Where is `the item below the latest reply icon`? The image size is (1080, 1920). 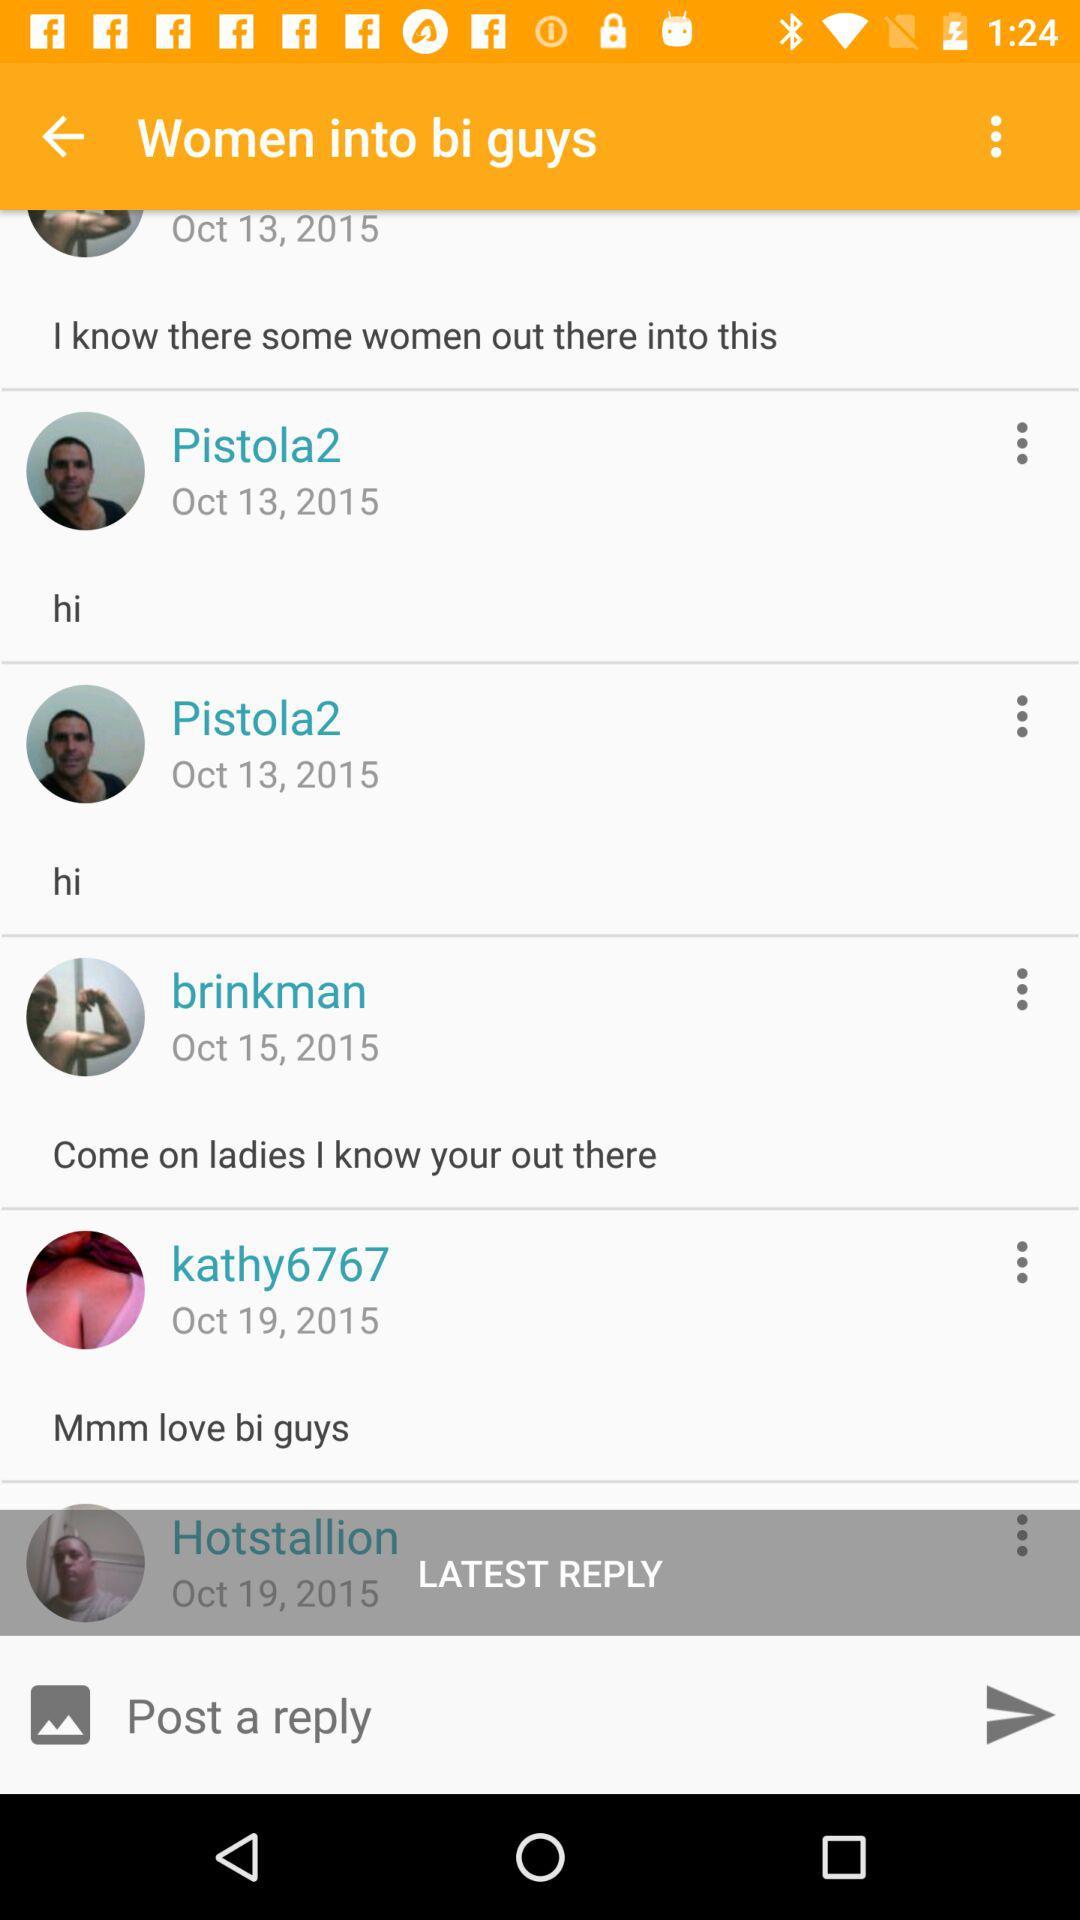 the item below the latest reply icon is located at coordinates (540, 1713).